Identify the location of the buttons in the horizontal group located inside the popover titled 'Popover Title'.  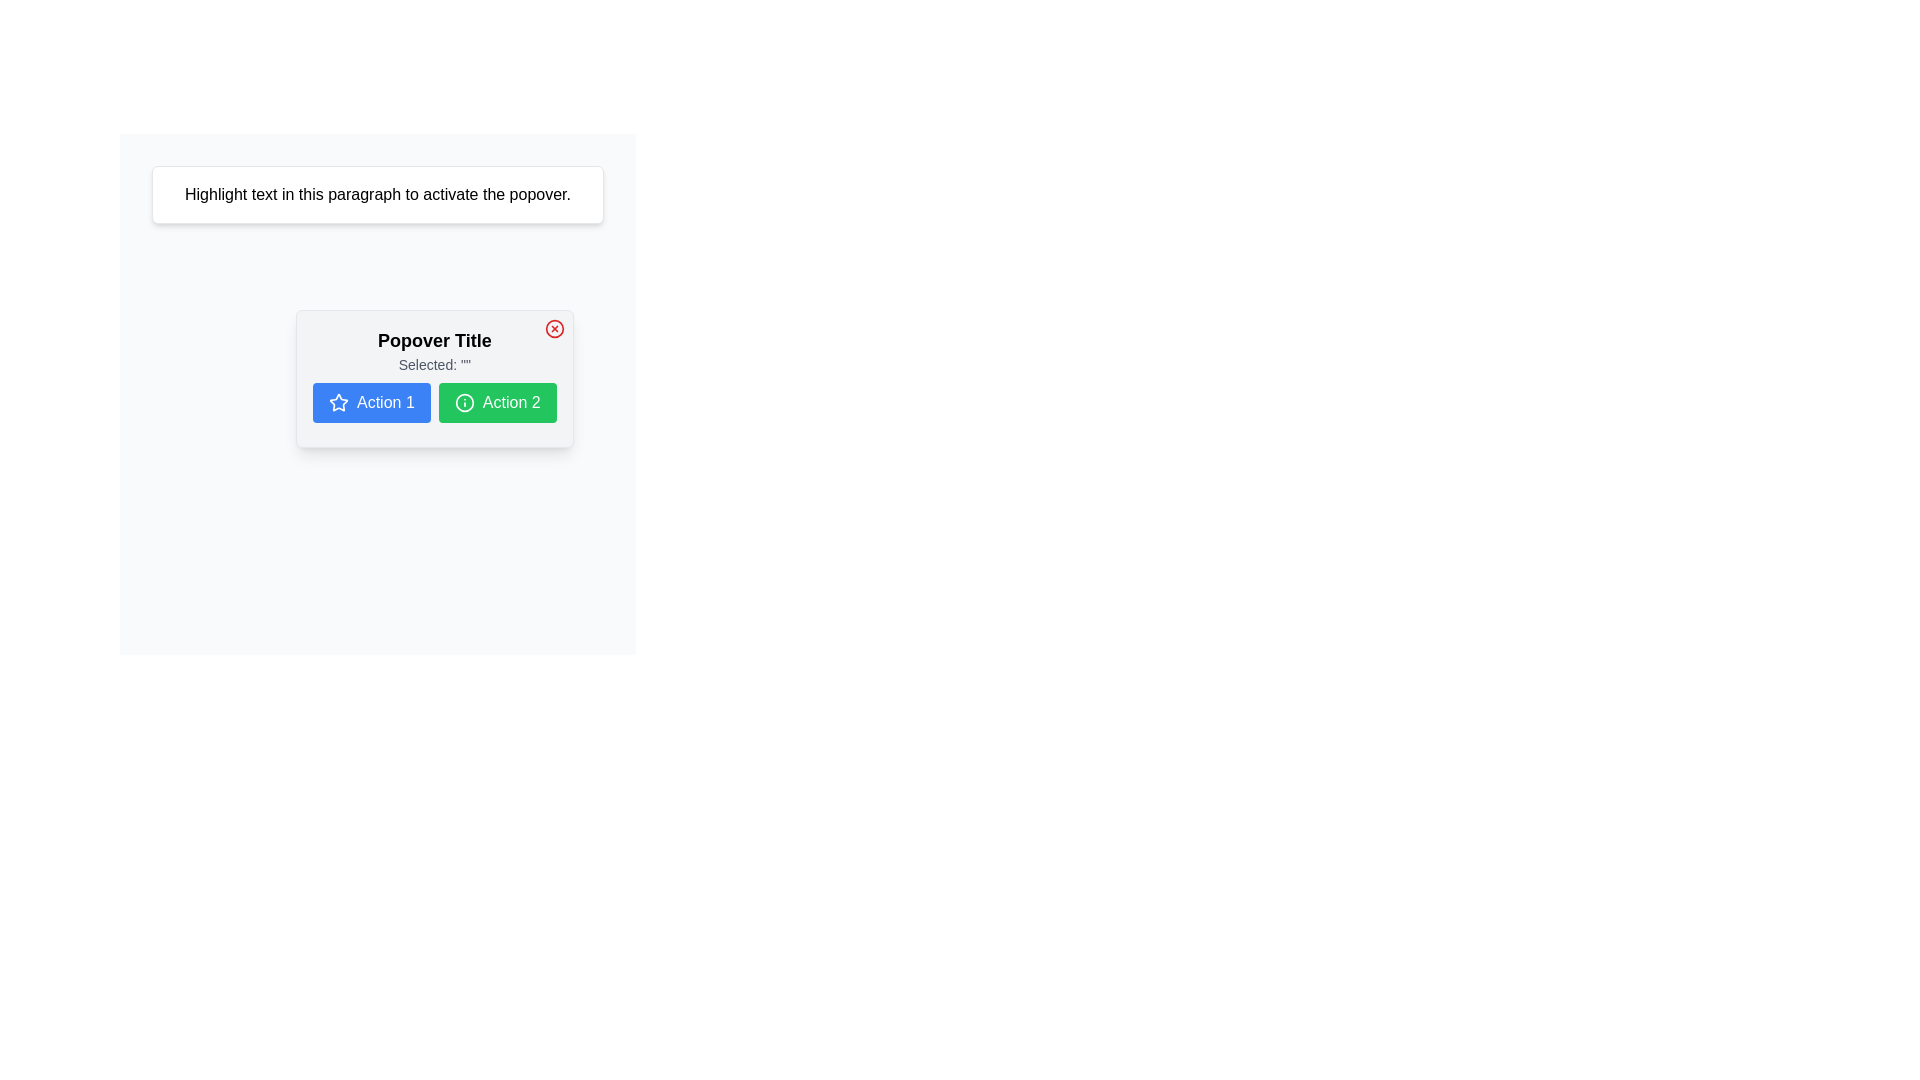
(433, 402).